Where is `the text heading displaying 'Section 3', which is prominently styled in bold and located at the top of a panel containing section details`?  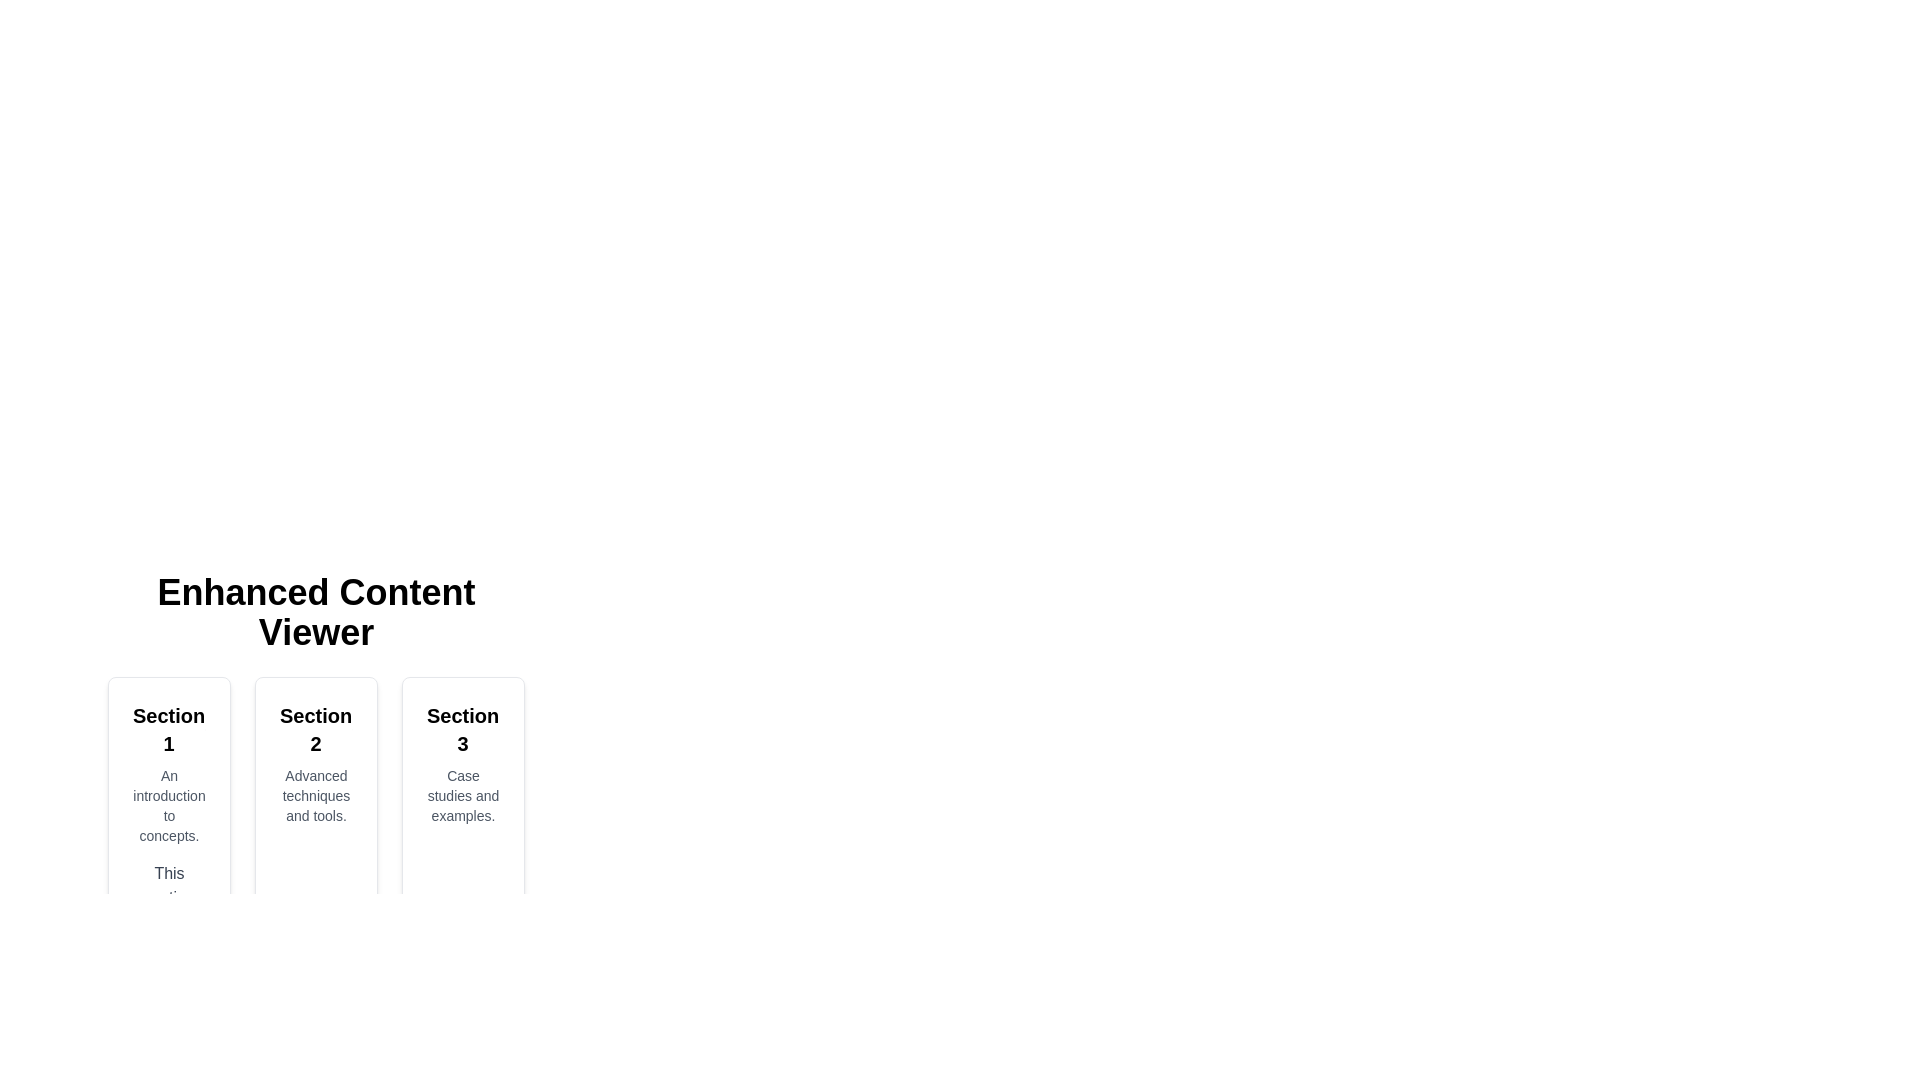
the text heading displaying 'Section 3', which is prominently styled in bold and located at the top of a panel containing section details is located at coordinates (462, 729).